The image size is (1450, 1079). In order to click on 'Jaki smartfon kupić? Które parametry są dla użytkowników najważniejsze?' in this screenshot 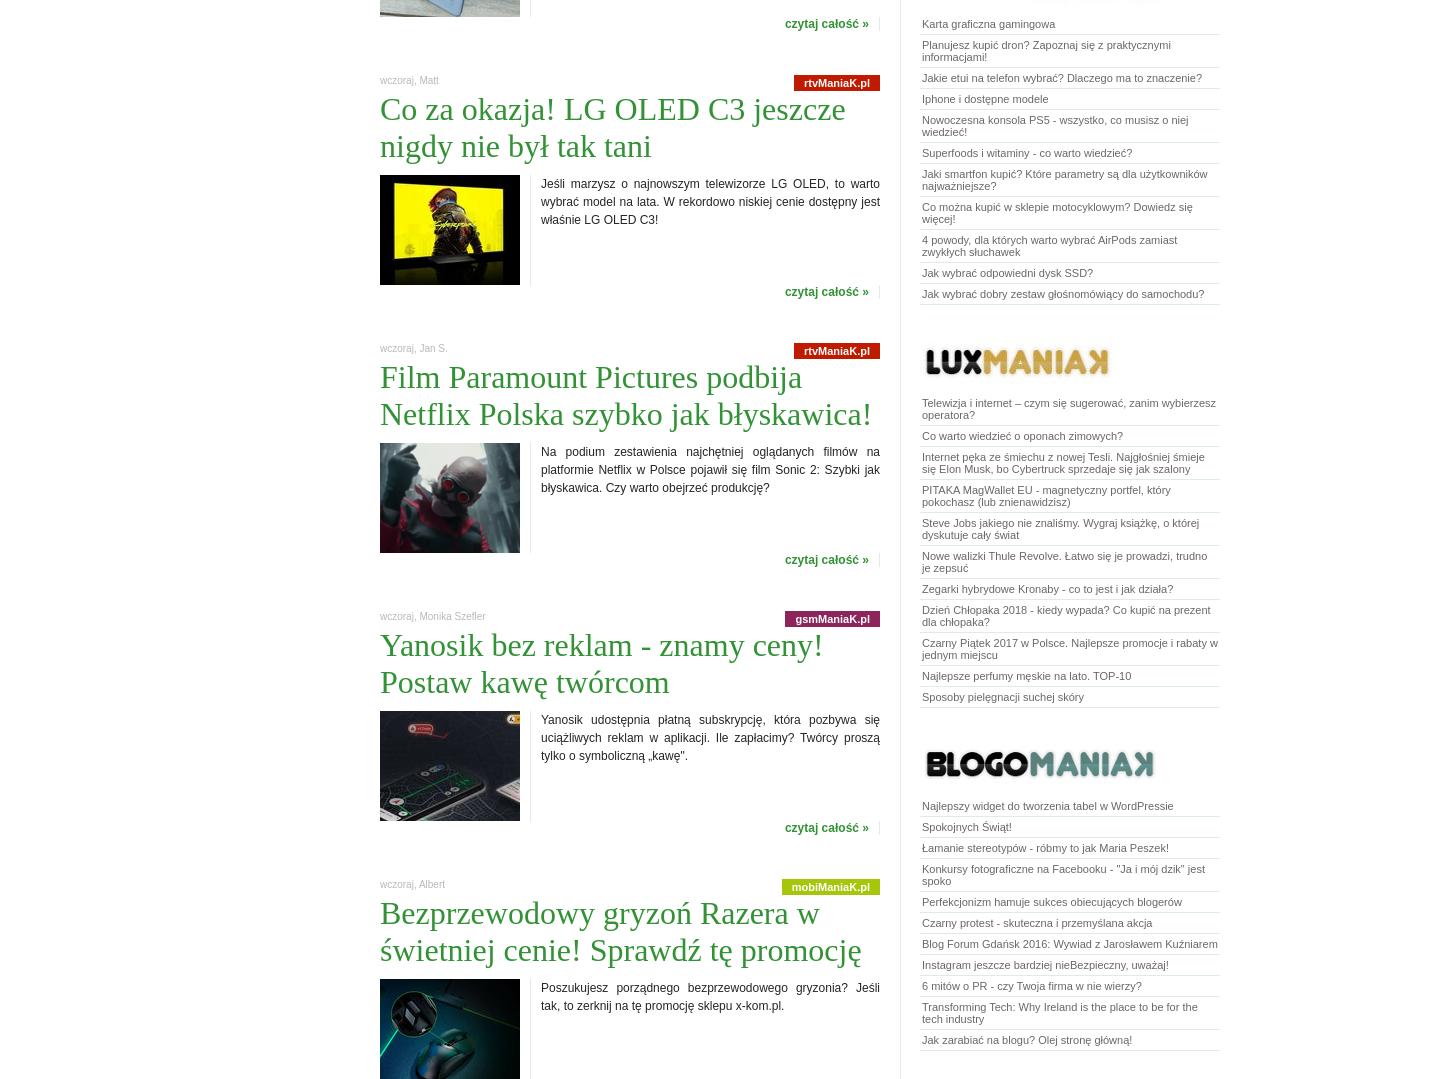, I will do `click(1064, 179)`.